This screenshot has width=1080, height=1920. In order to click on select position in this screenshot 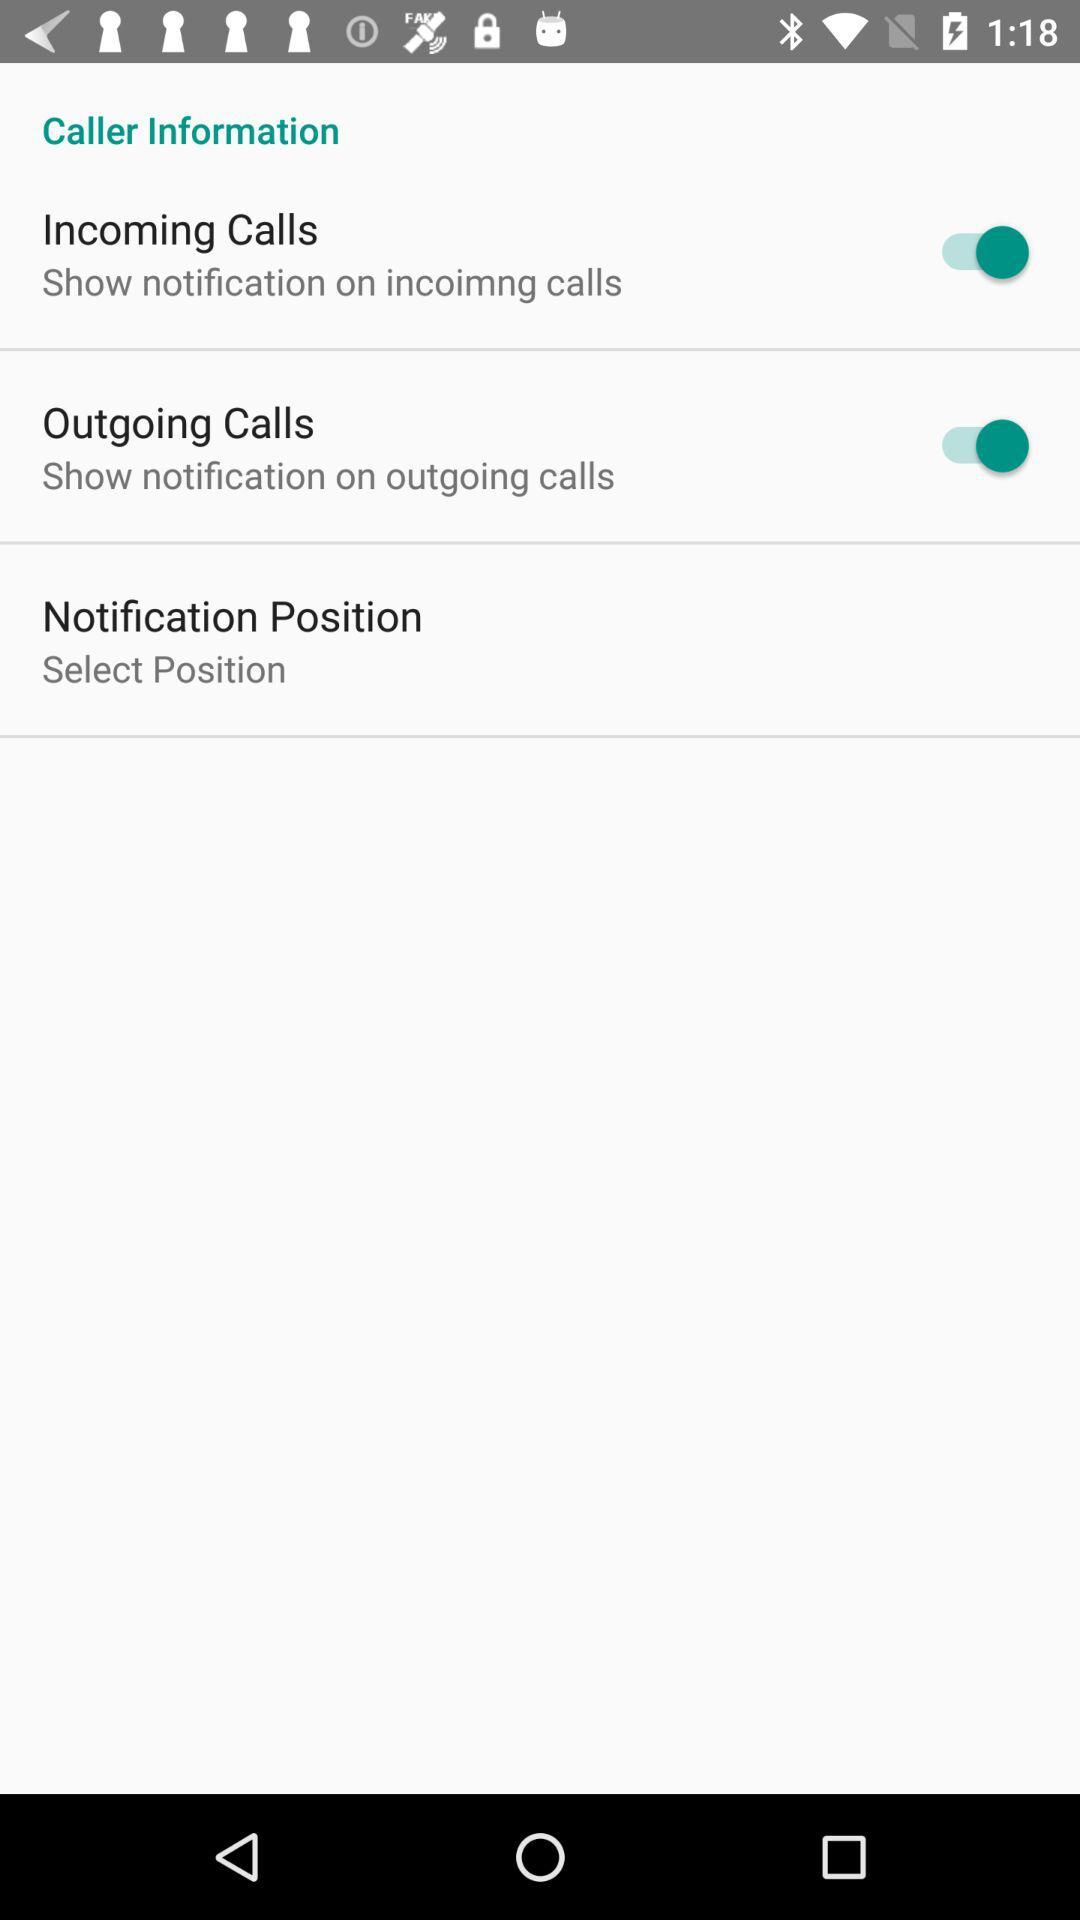, I will do `click(163, 668)`.